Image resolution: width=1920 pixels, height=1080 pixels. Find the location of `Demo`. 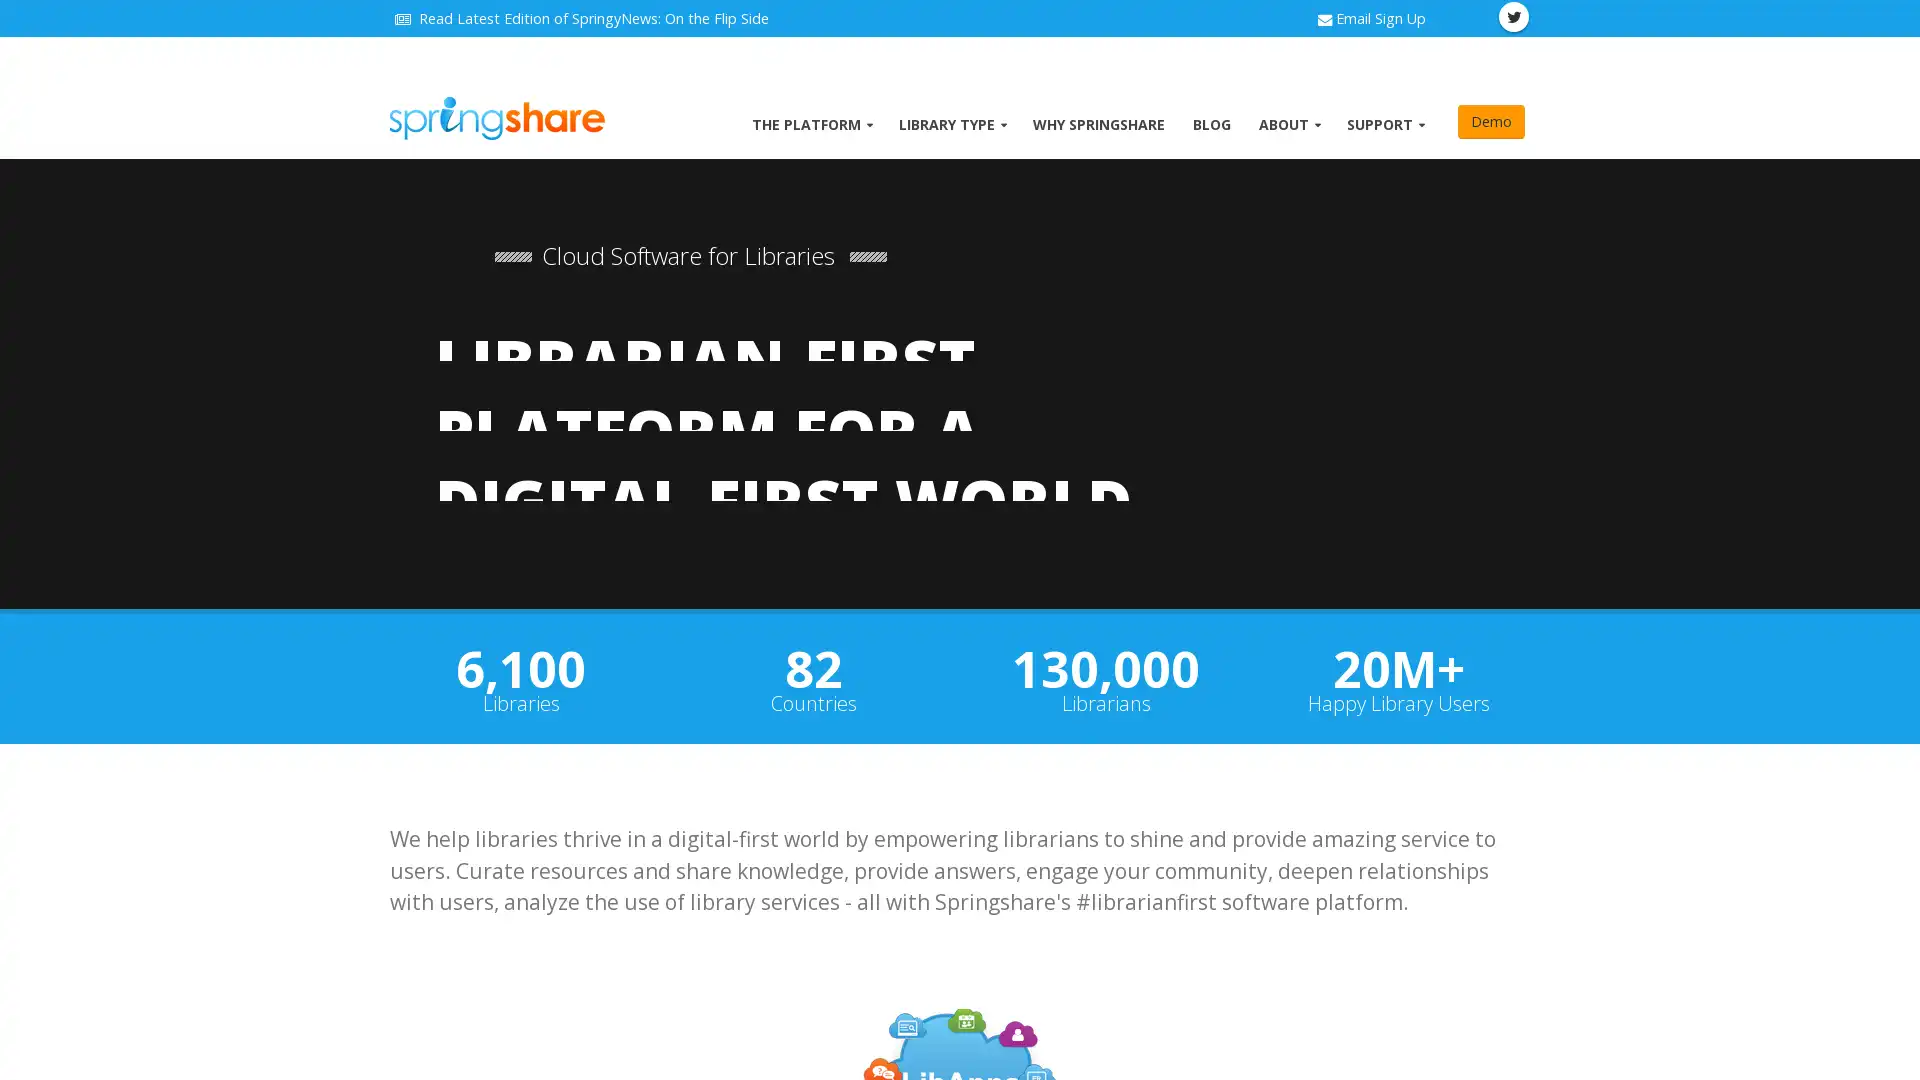

Demo is located at coordinates (1491, 122).